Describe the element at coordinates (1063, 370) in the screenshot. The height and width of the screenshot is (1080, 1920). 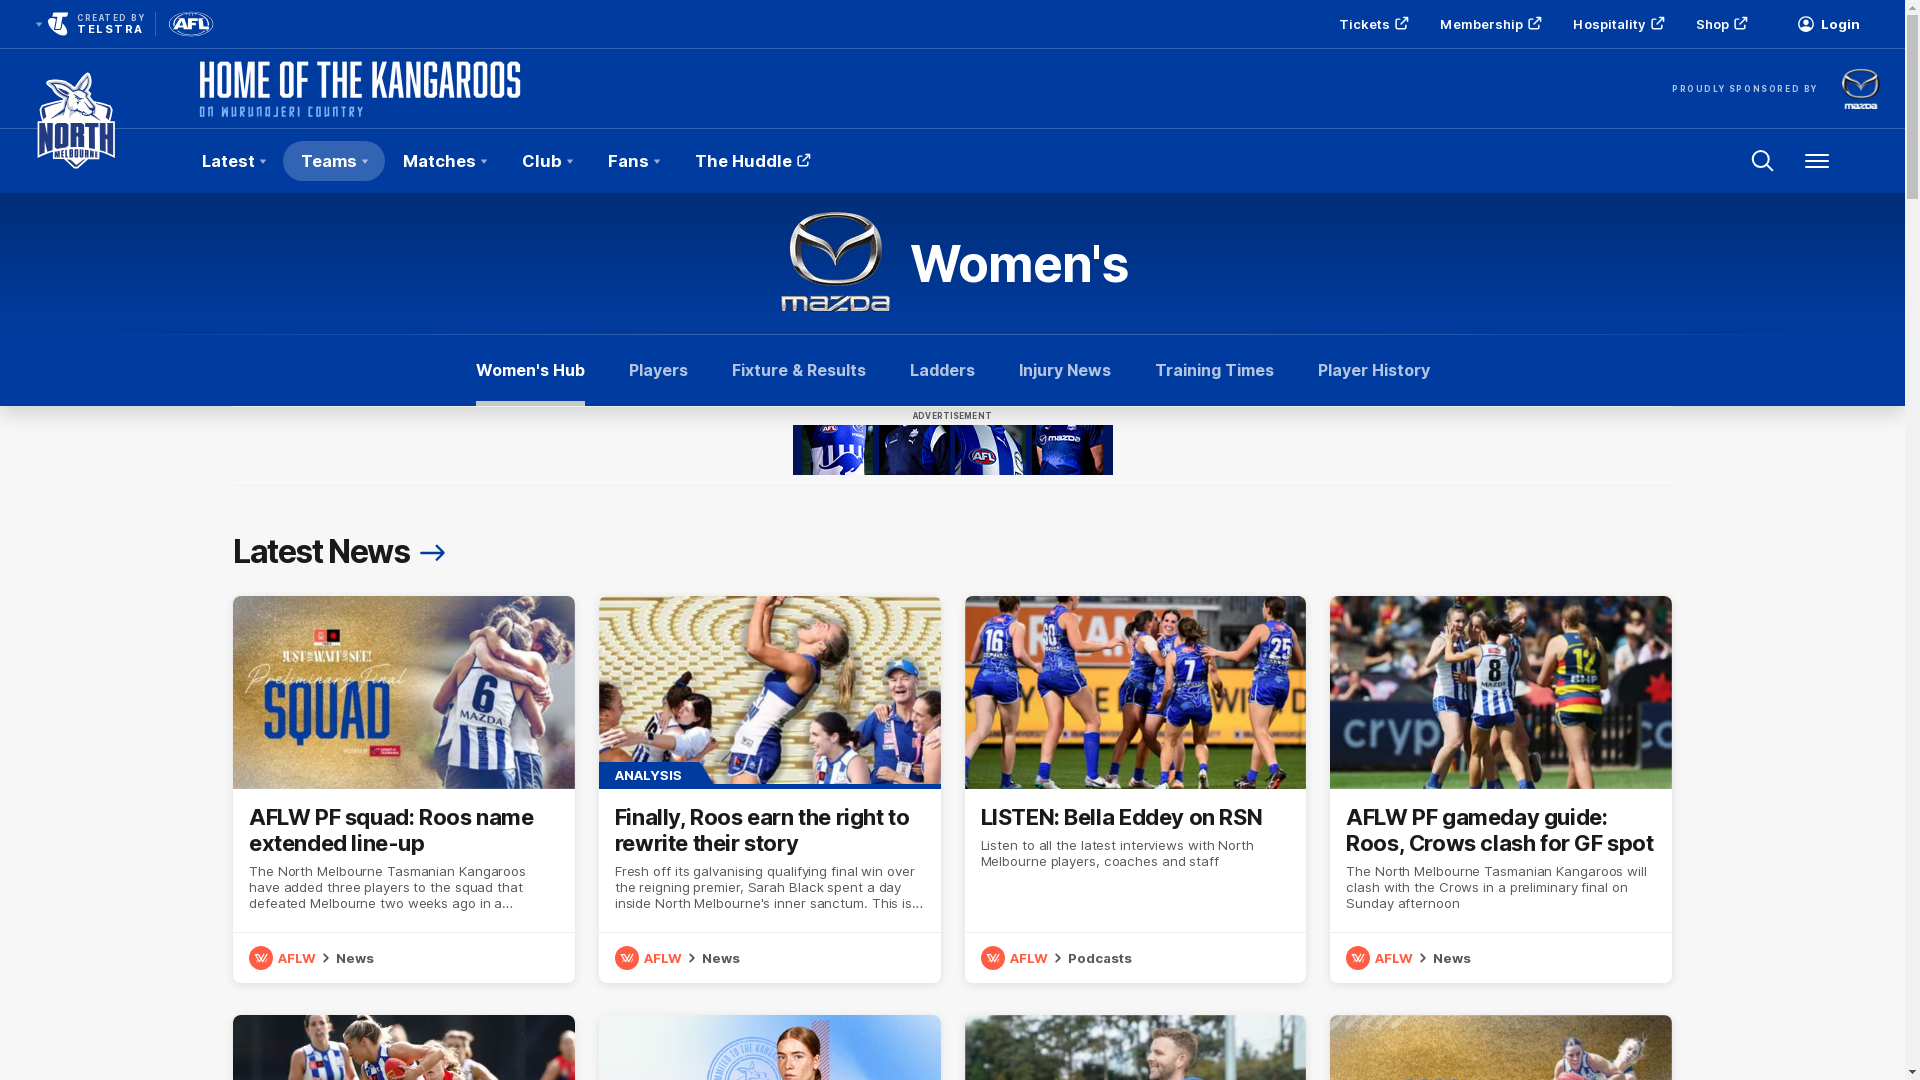
I see `'Injury News'` at that location.